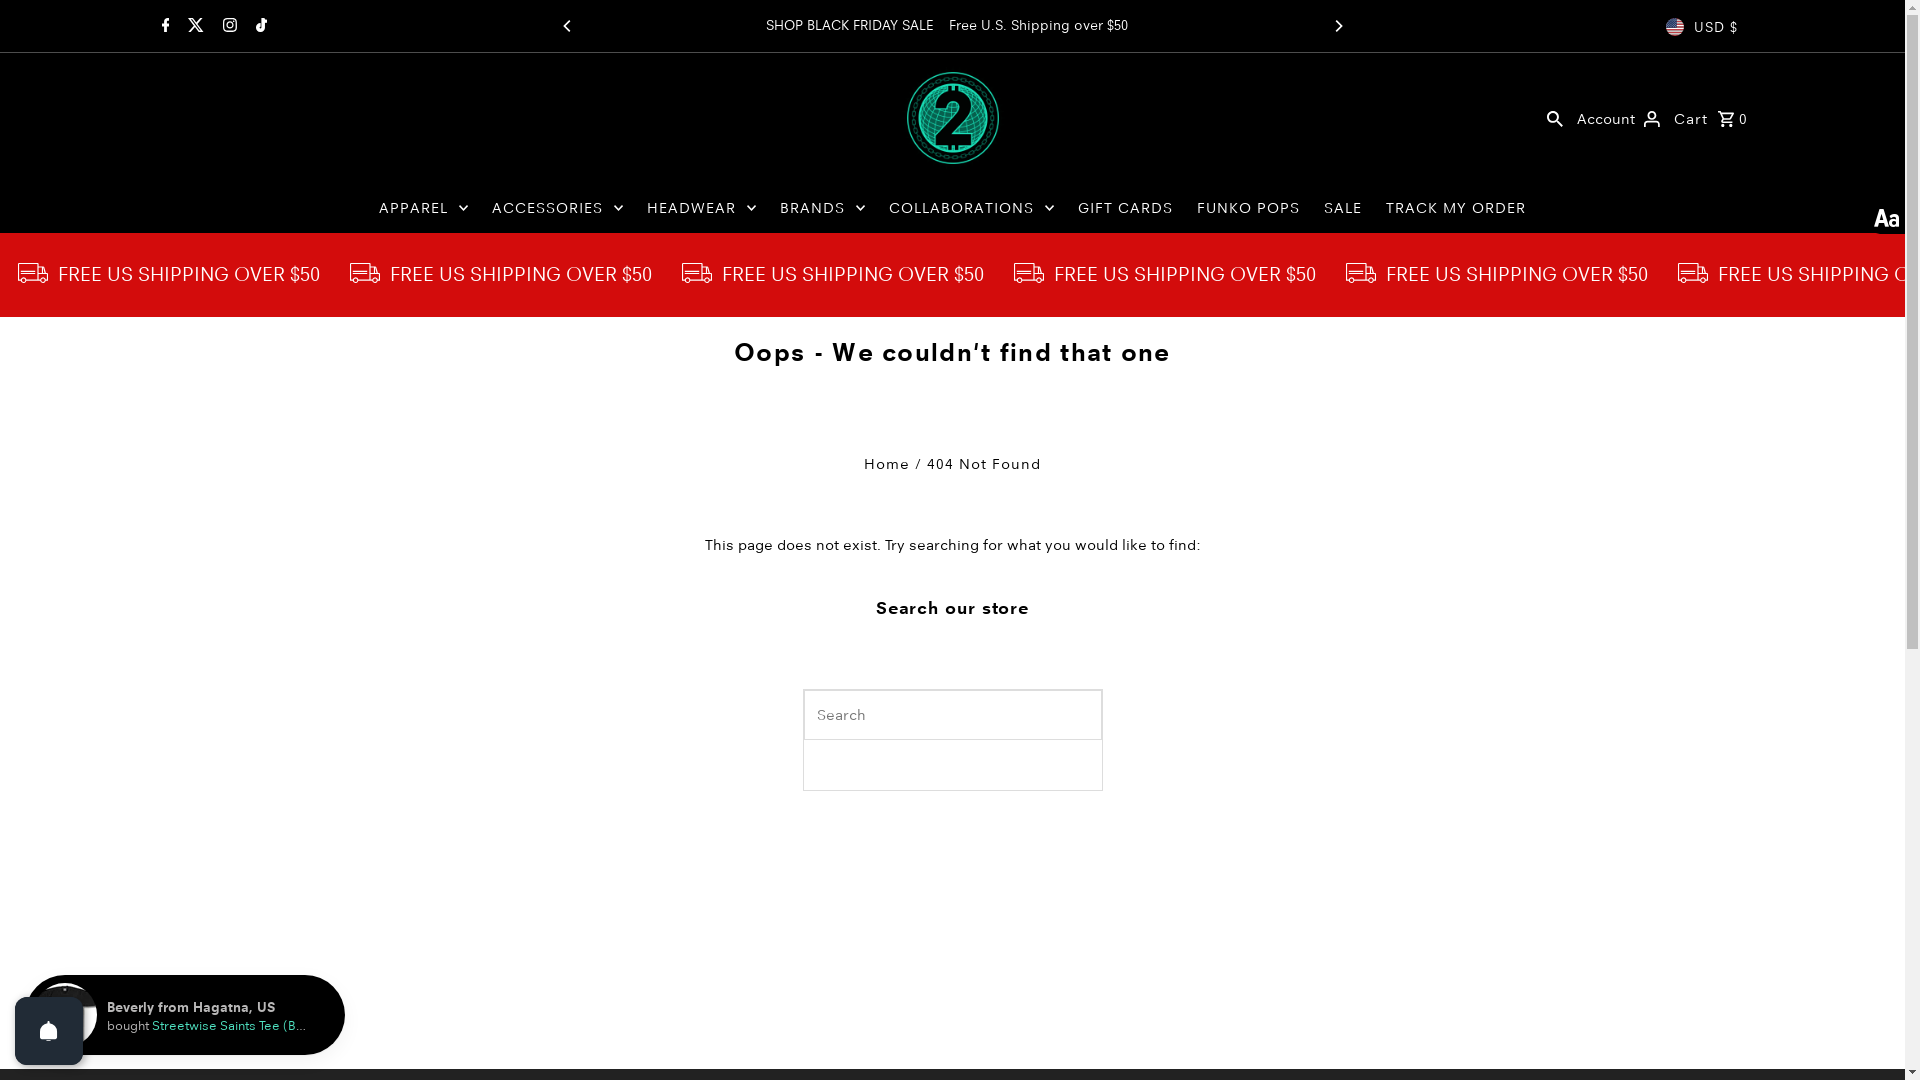 This screenshot has width=1920, height=1080. What do you see at coordinates (1247, 208) in the screenshot?
I see `'FUNKO POPS'` at bounding box center [1247, 208].